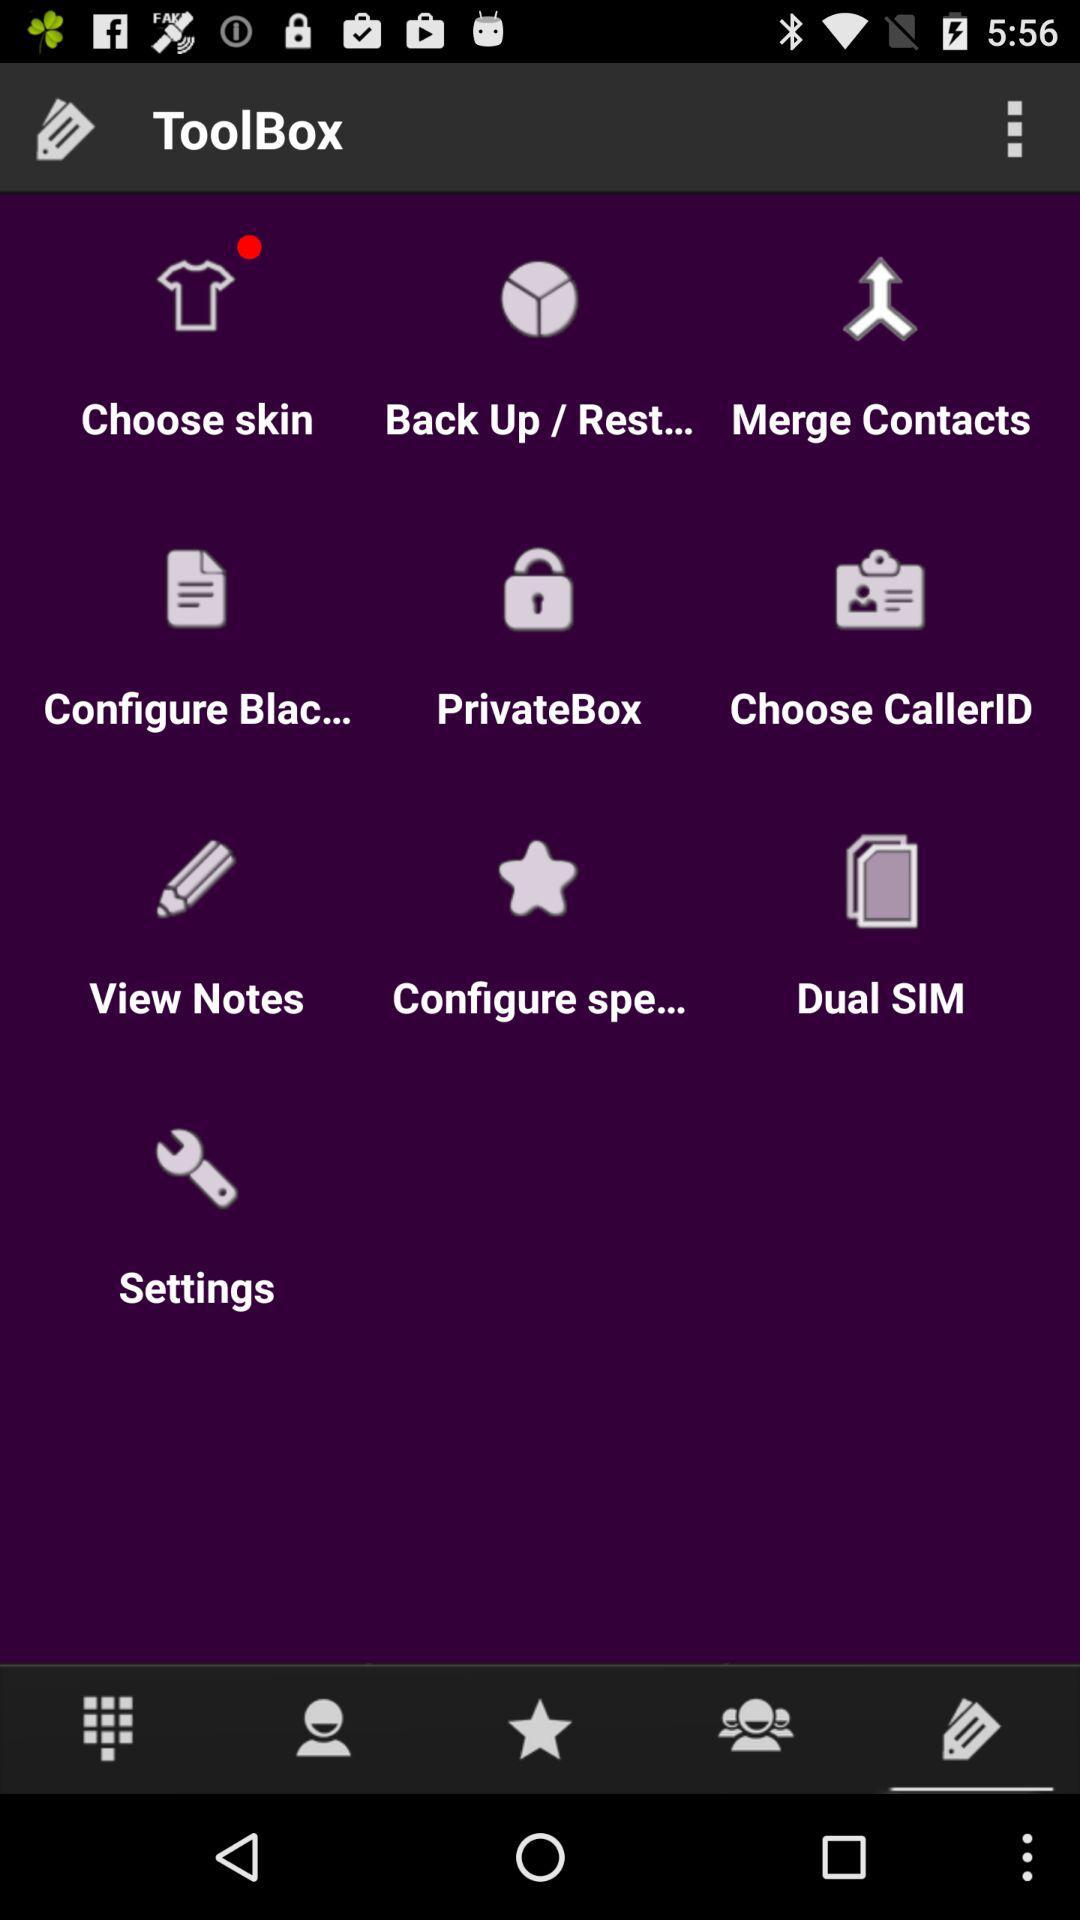 The width and height of the screenshot is (1080, 1920). Describe the element at coordinates (756, 1727) in the screenshot. I see `groups button` at that location.